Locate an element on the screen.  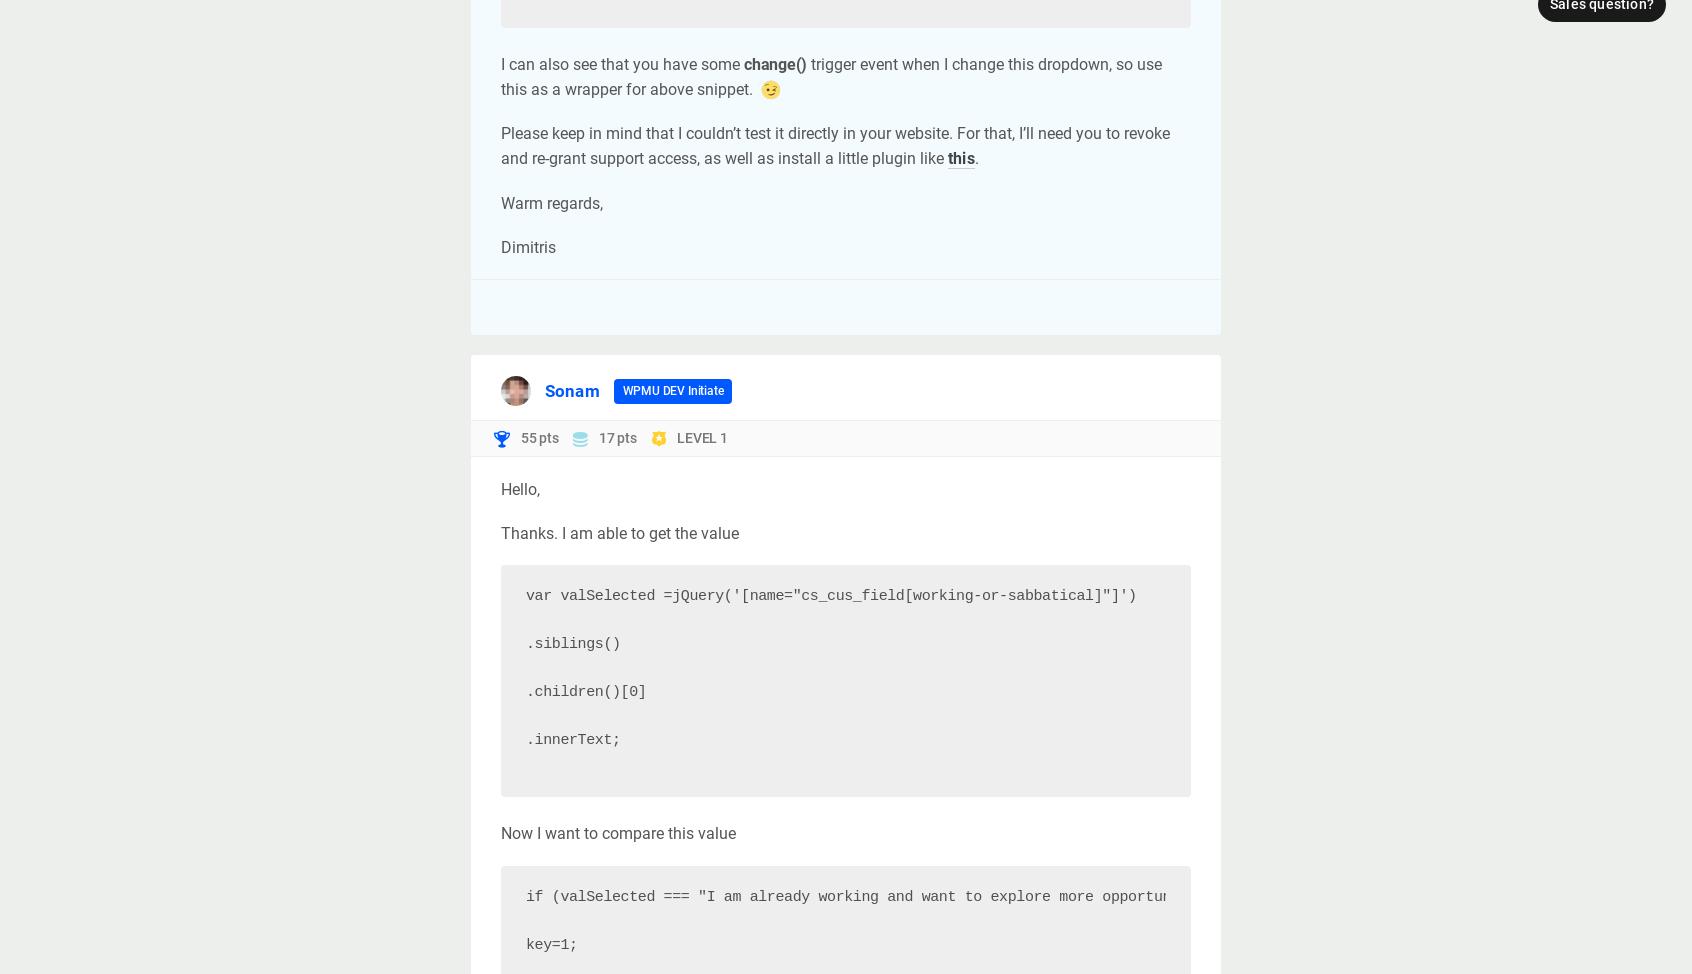
'LEVEL' is located at coordinates (698, 436).